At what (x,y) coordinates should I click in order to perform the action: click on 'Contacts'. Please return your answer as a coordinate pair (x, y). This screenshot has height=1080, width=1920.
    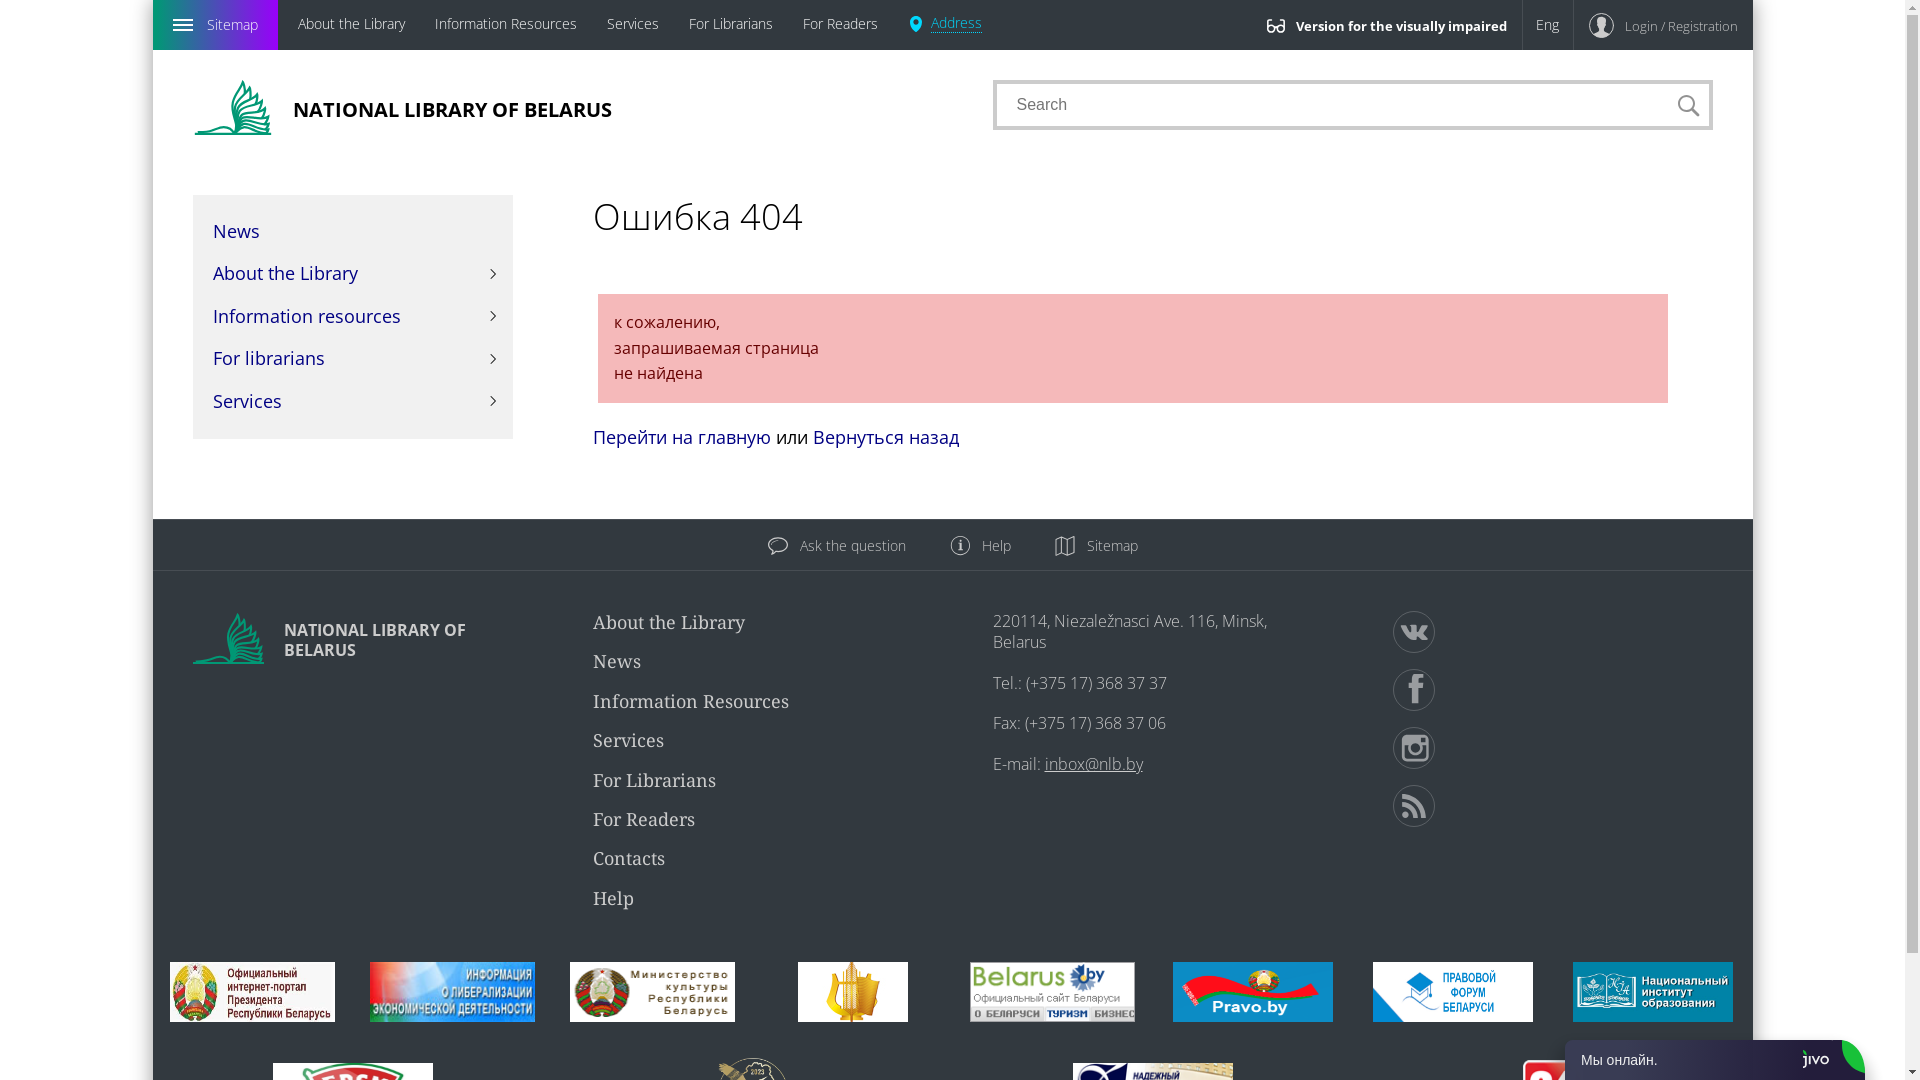
    Looking at the image, I should click on (590, 856).